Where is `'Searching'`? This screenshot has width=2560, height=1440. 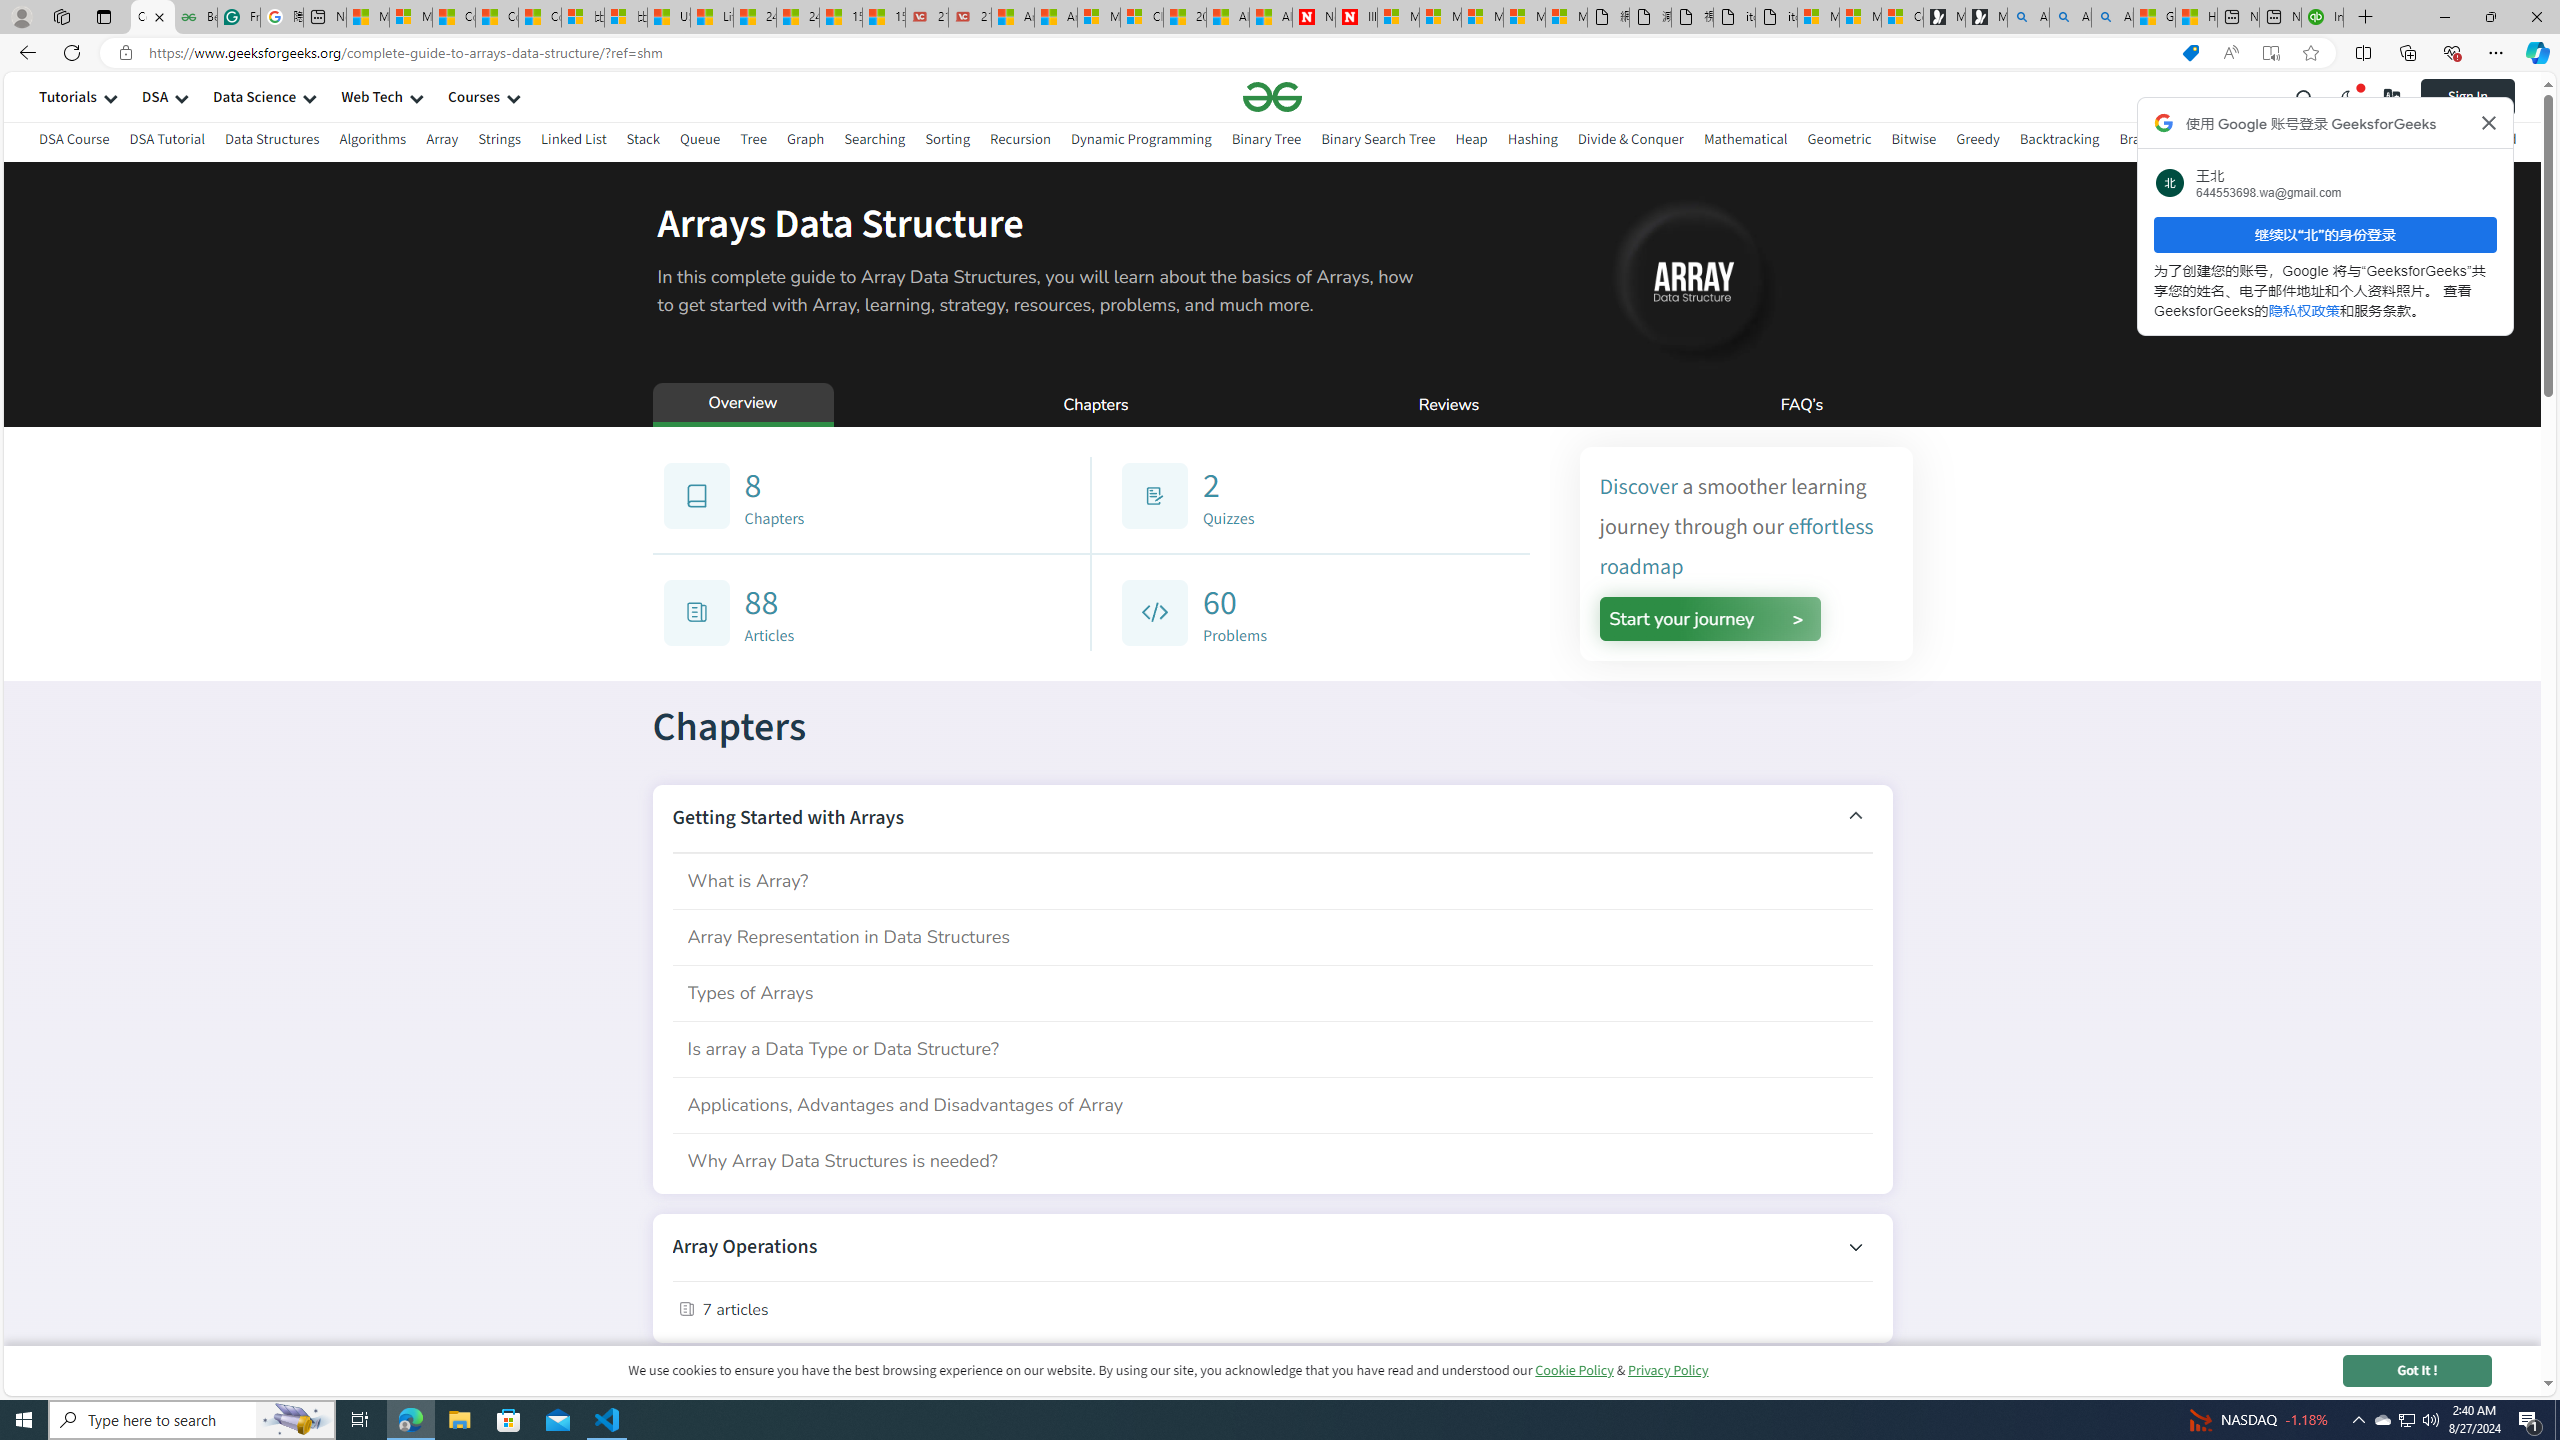 'Searching' is located at coordinates (875, 138).